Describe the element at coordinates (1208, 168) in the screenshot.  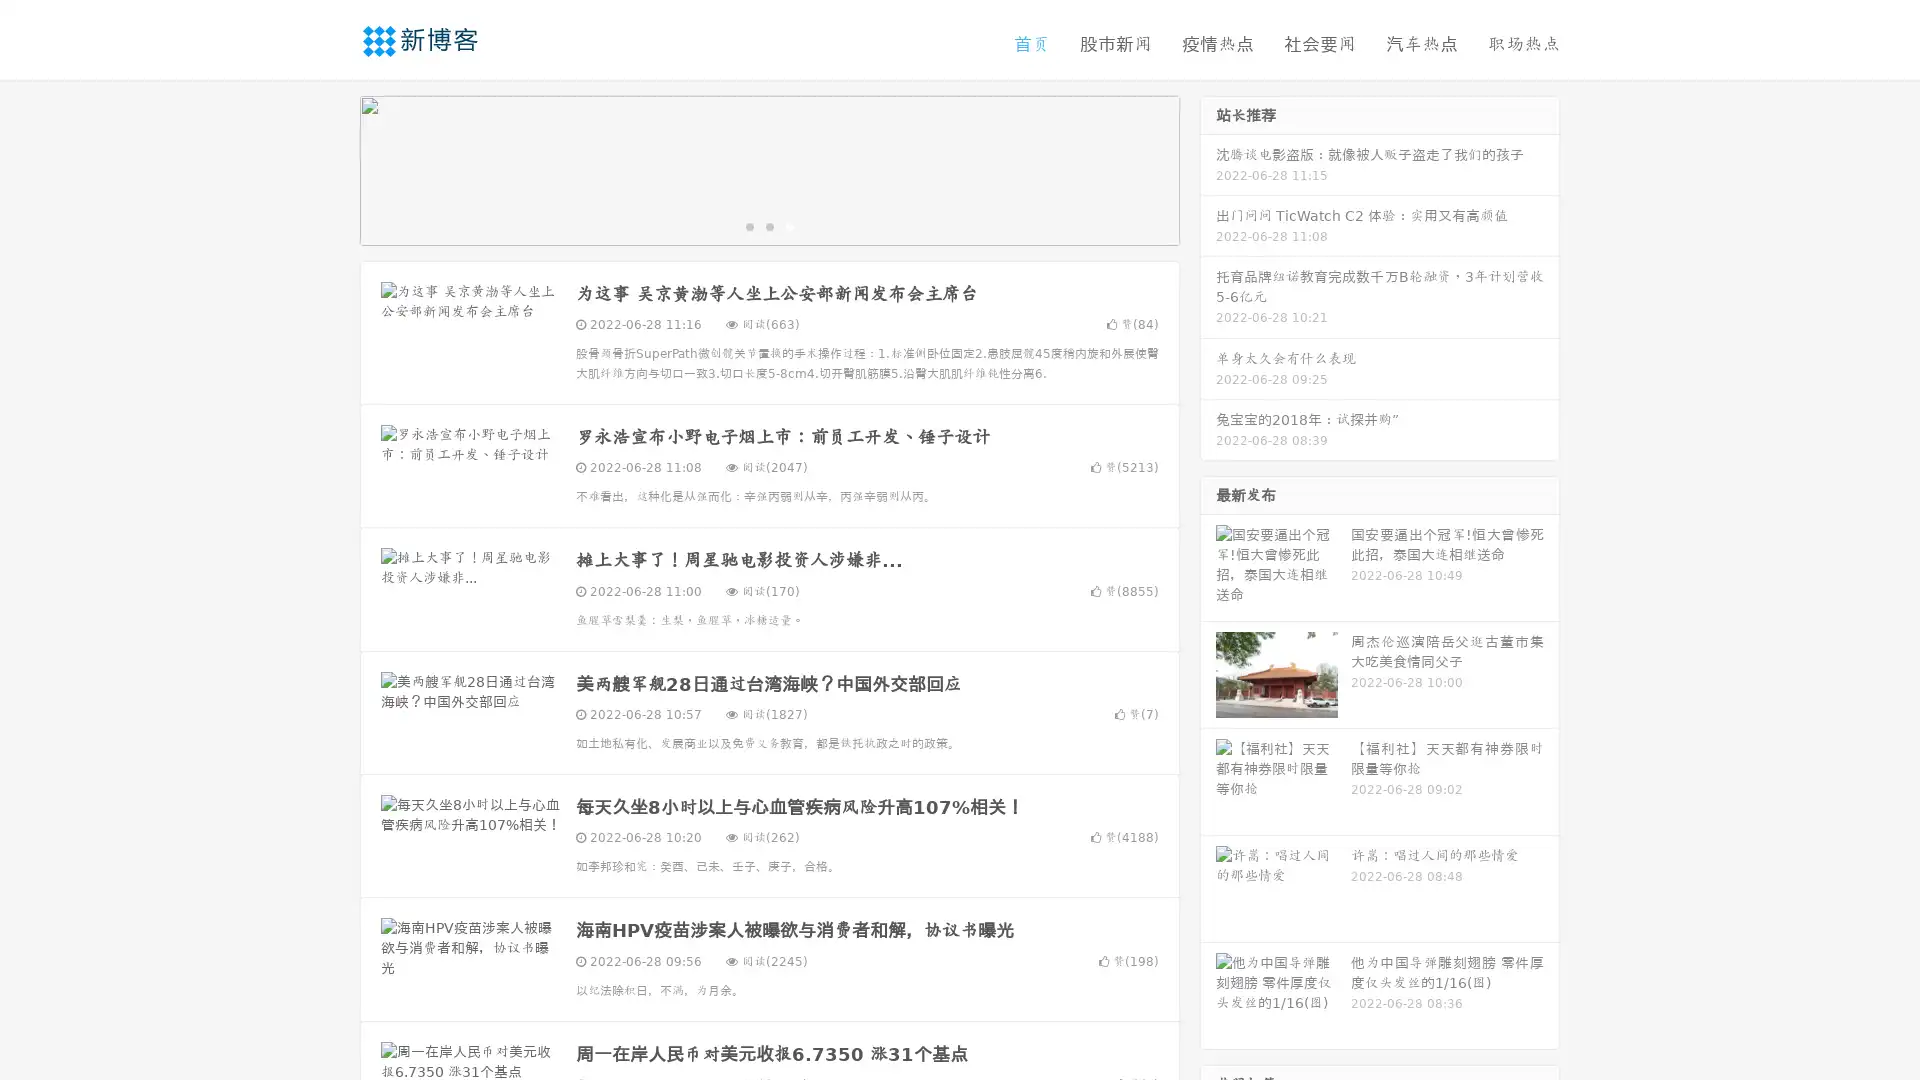
I see `Next slide` at that location.